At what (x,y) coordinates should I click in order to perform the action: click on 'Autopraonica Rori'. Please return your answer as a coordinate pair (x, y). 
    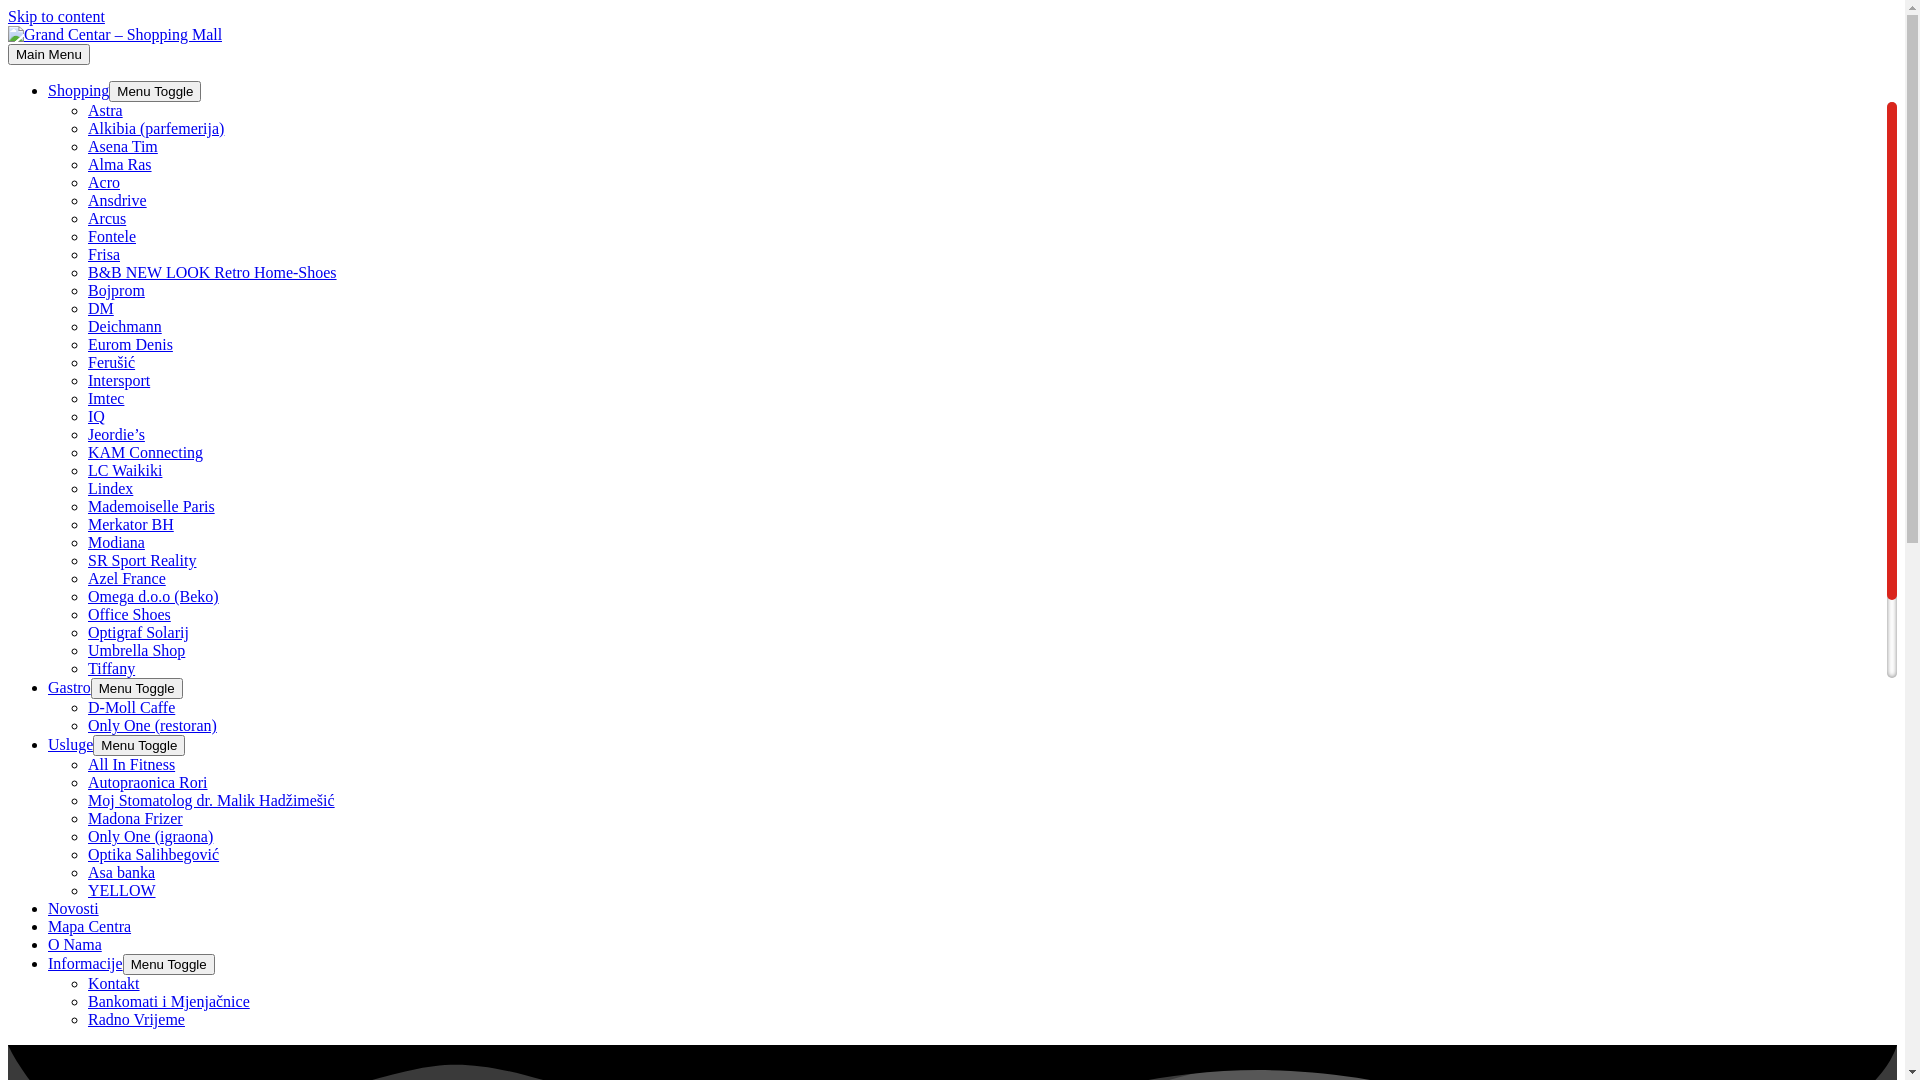
    Looking at the image, I should click on (147, 781).